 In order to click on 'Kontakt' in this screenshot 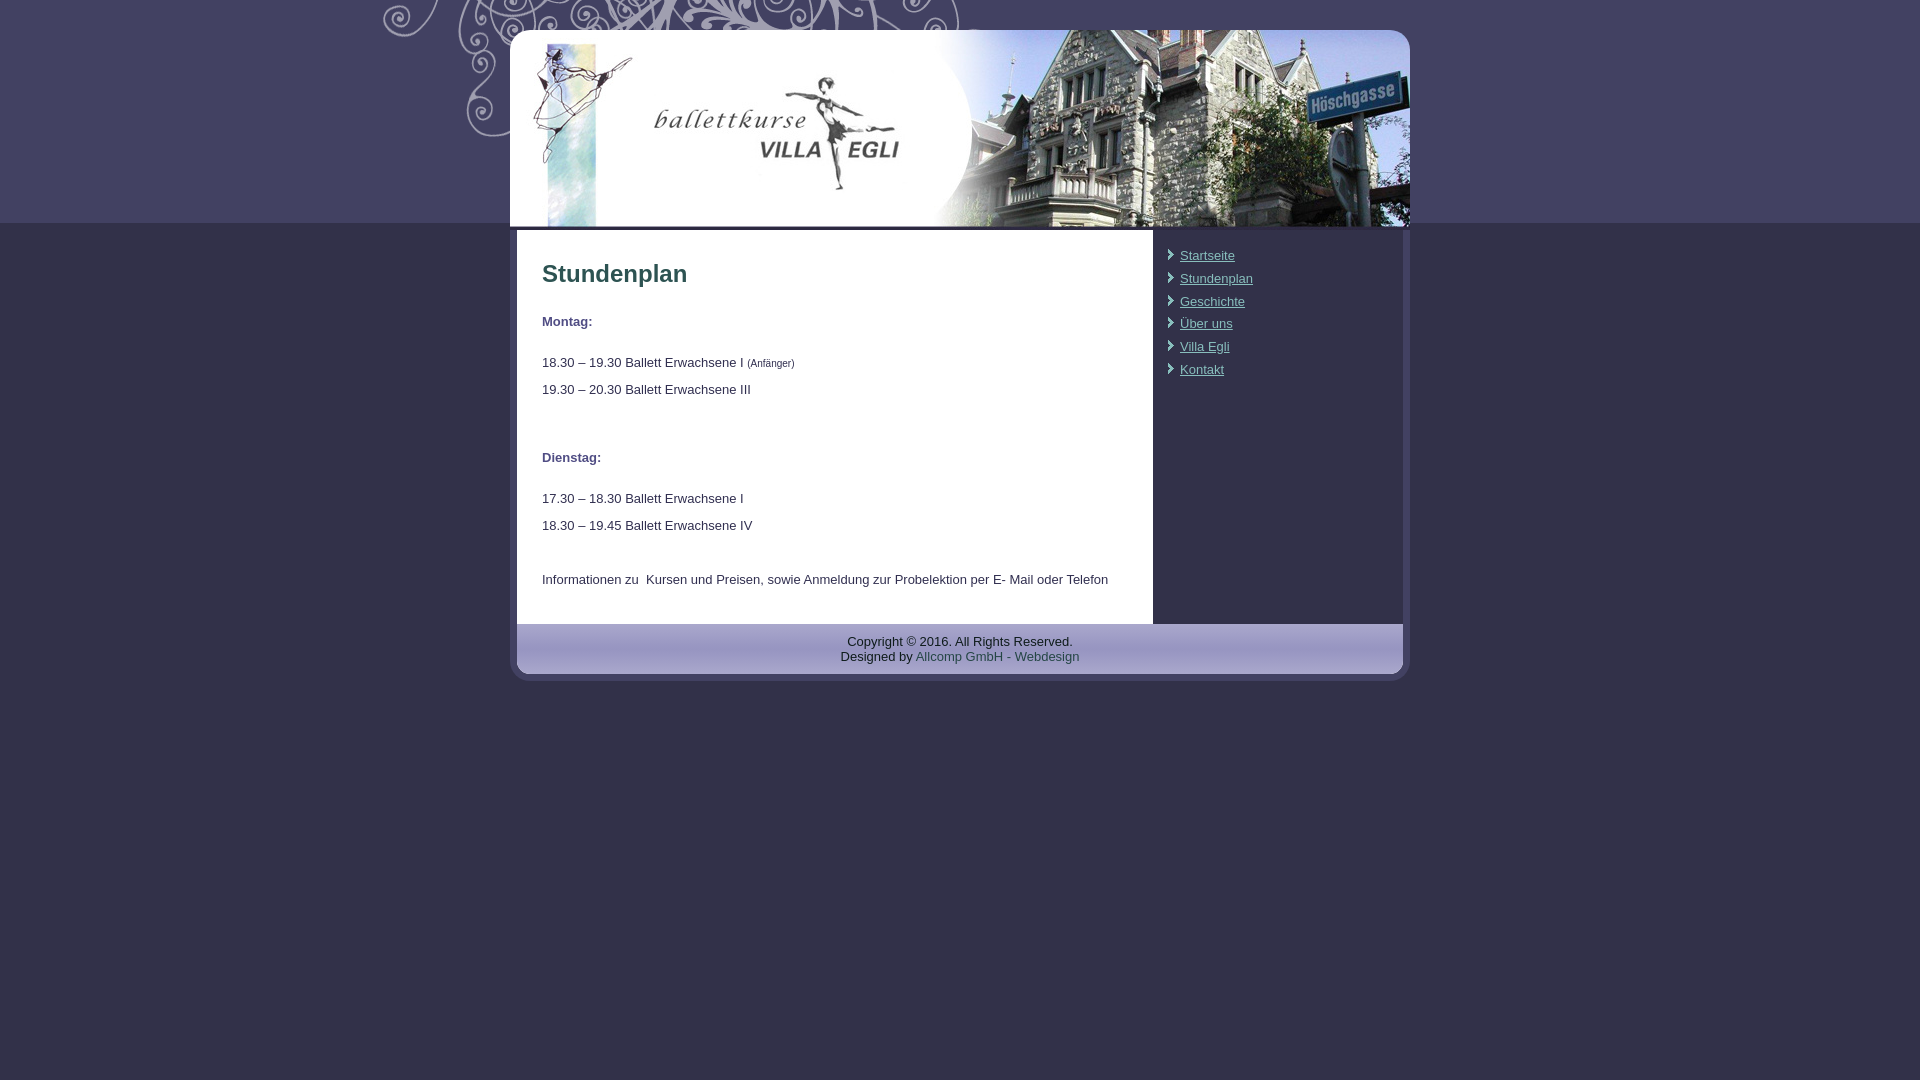, I will do `click(1180, 369)`.